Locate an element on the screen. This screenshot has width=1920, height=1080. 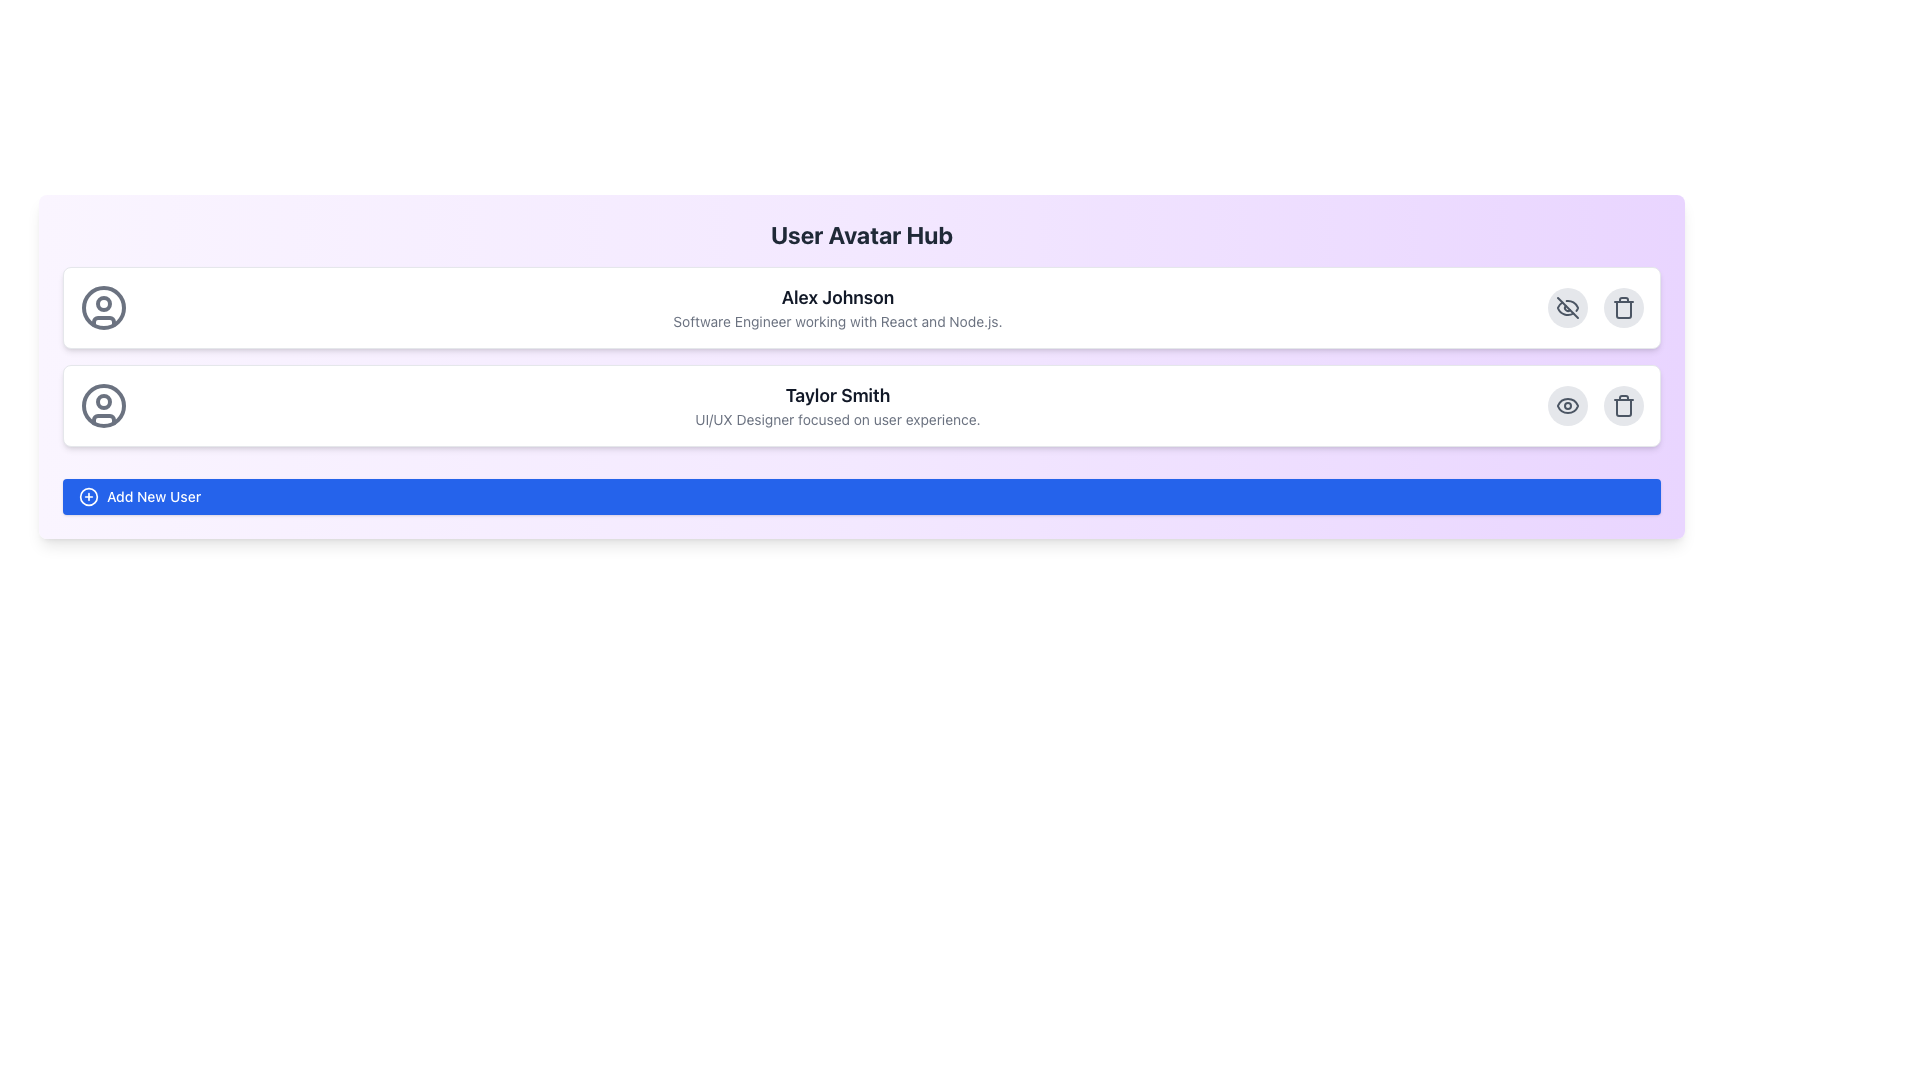
the circular '+' icon within the blue 'Add New User' button to initiate an action is located at coordinates (88, 496).